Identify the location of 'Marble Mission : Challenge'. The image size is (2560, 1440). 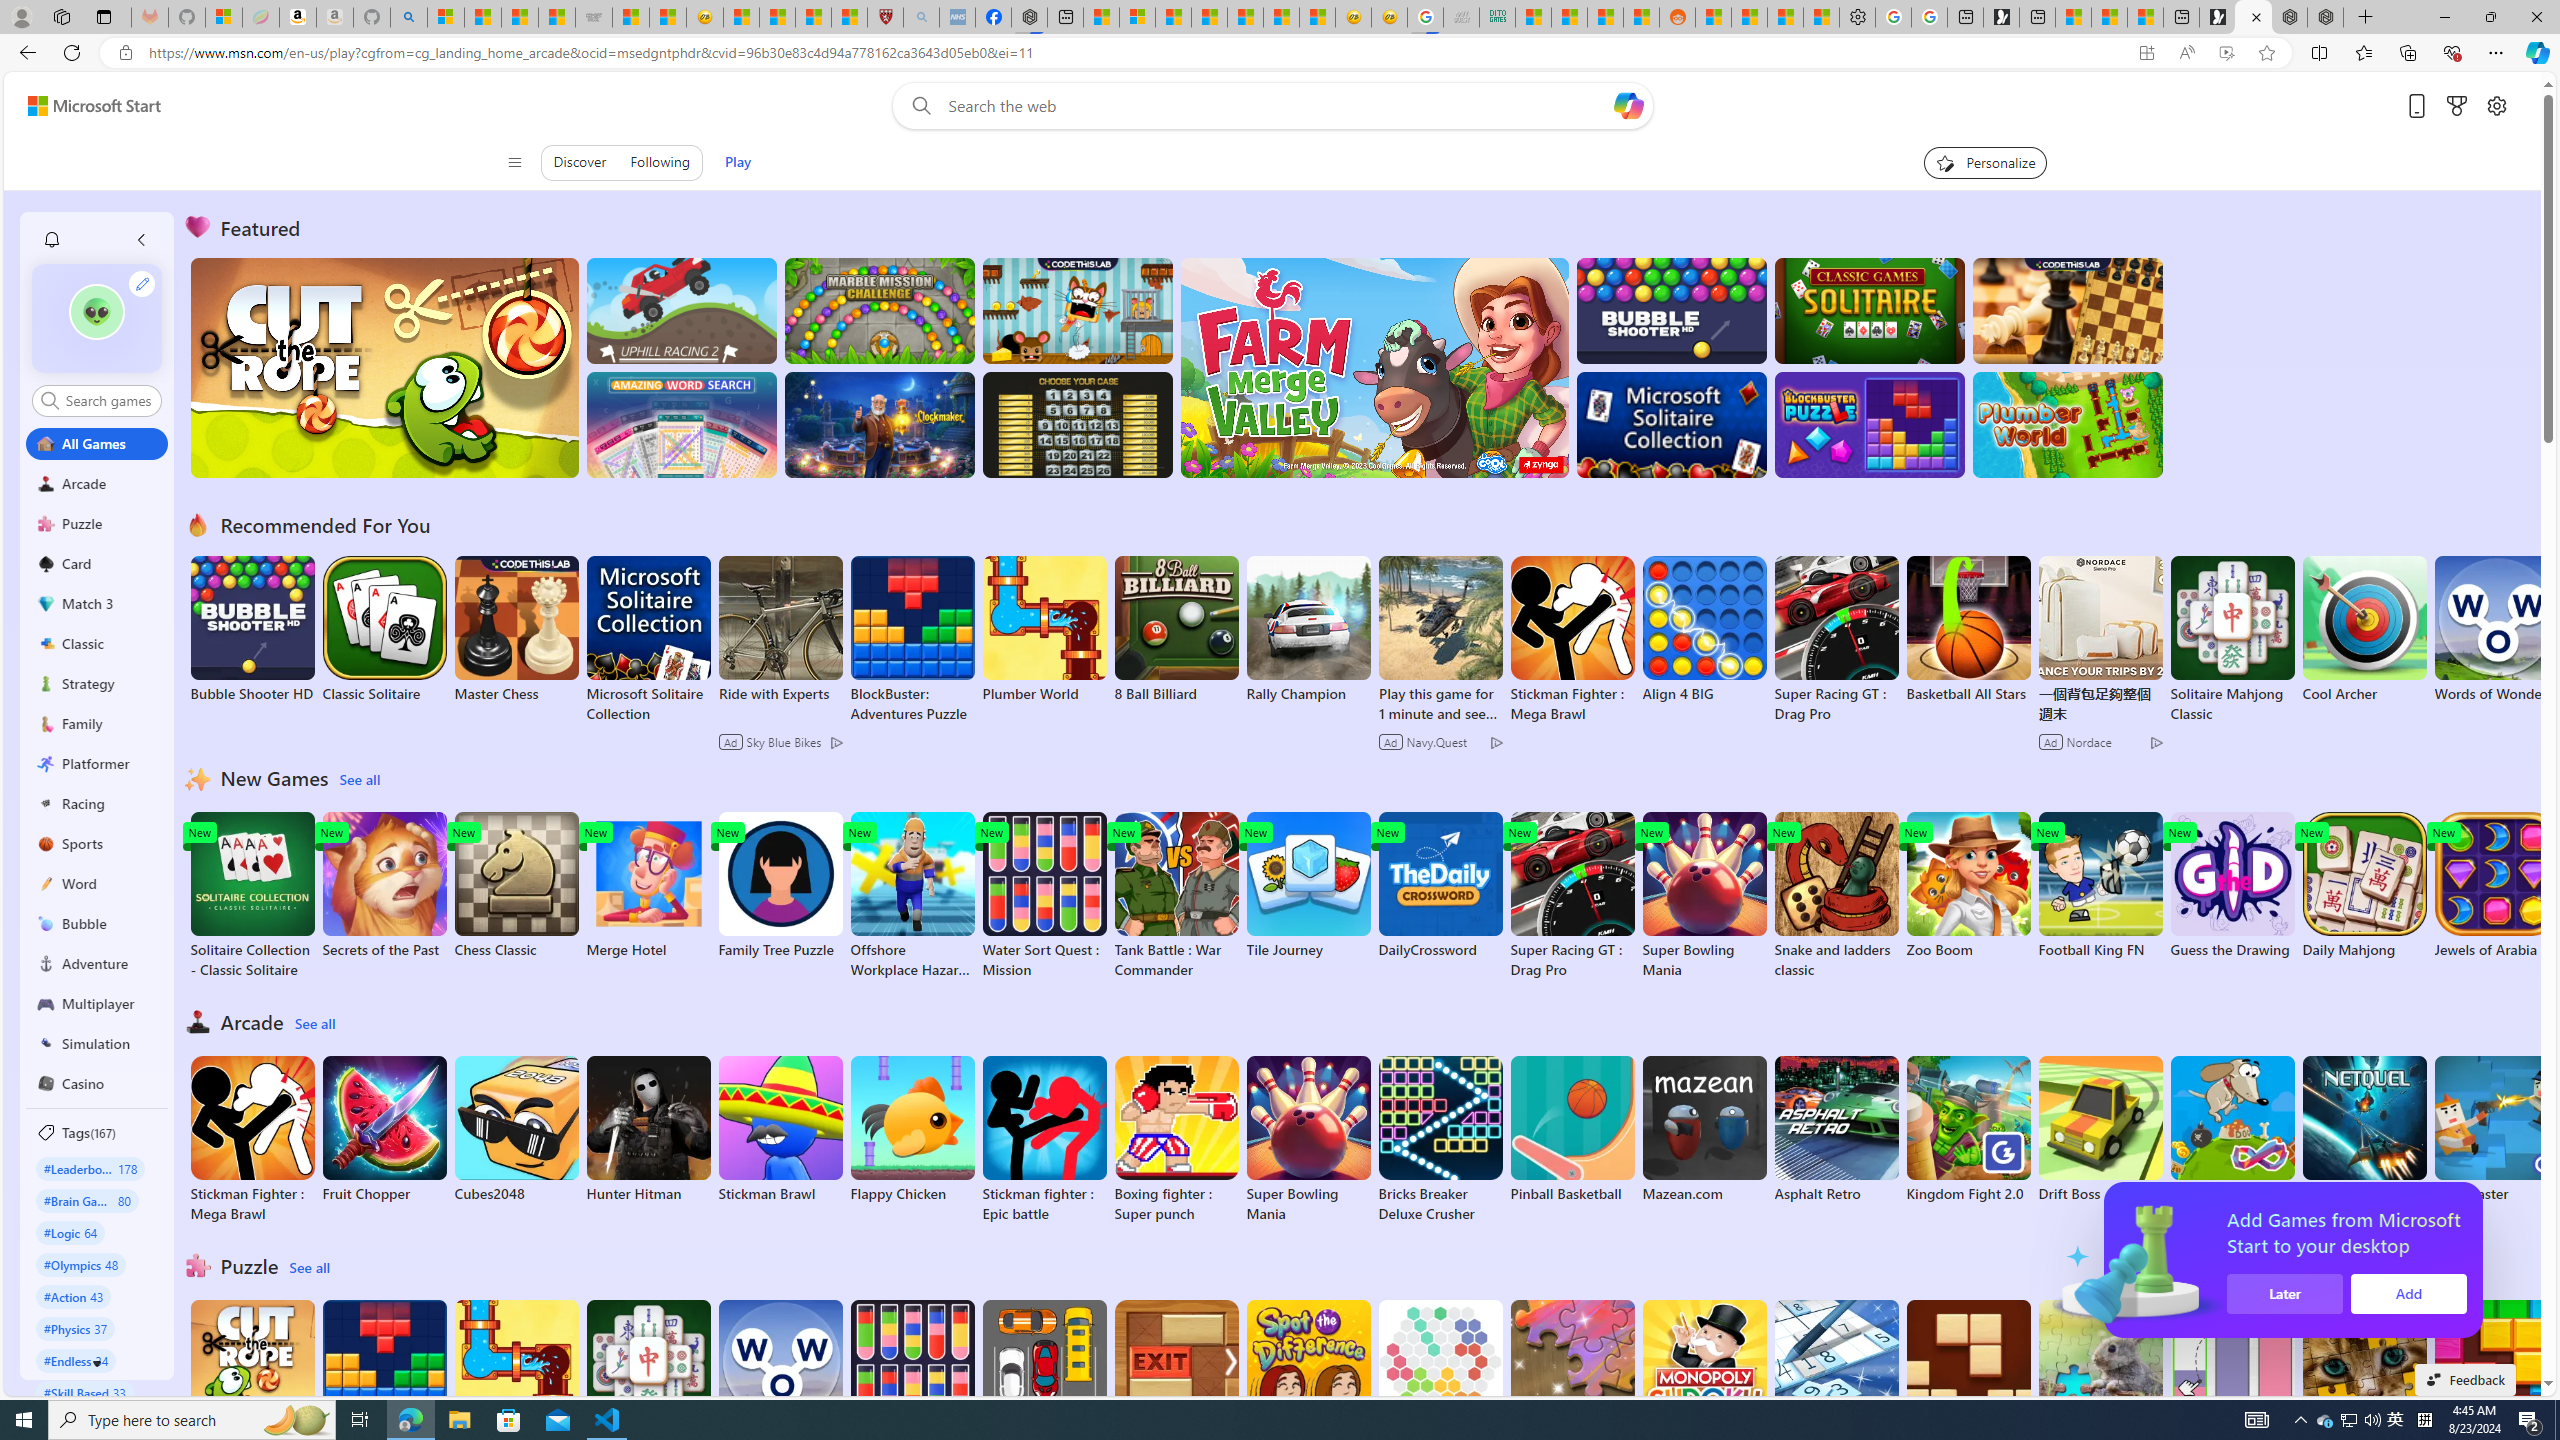
(879, 310).